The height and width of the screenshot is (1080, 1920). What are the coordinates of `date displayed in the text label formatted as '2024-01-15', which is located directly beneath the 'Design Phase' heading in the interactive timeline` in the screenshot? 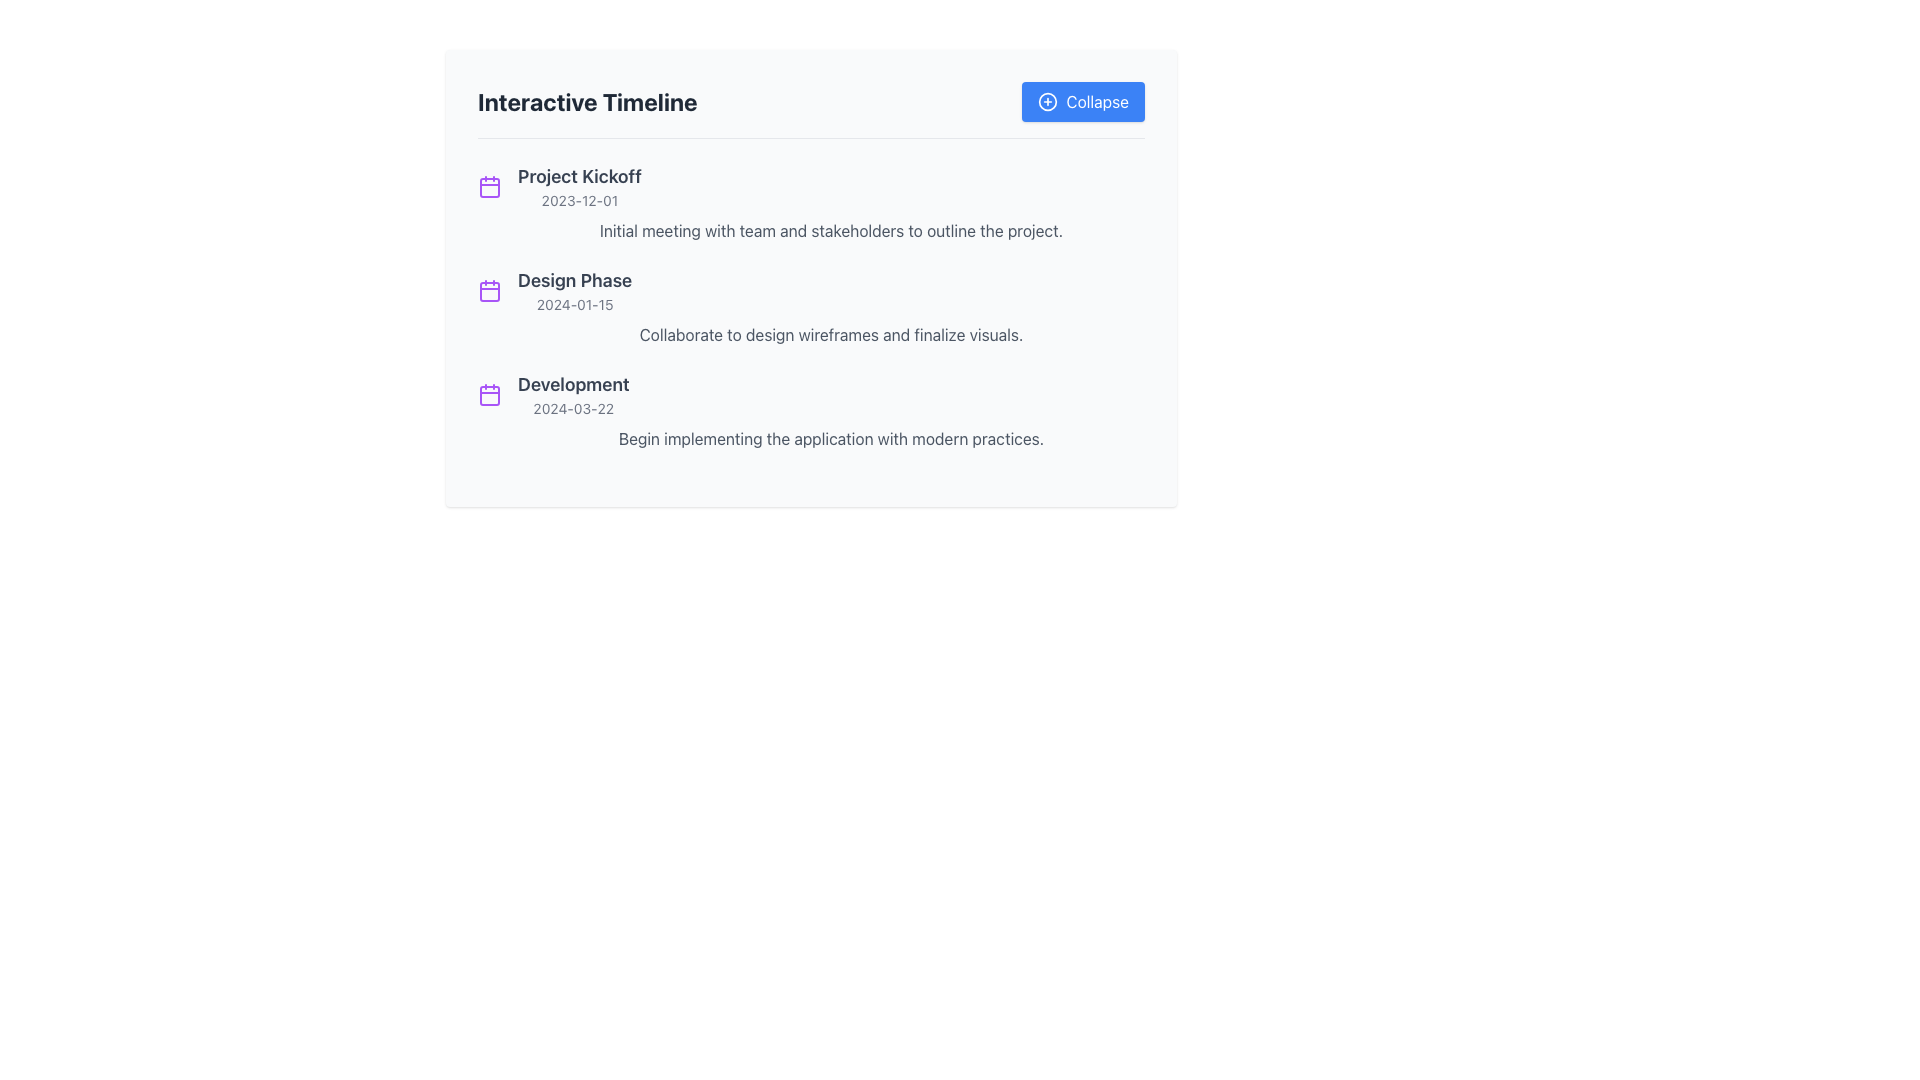 It's located at (574, 304).